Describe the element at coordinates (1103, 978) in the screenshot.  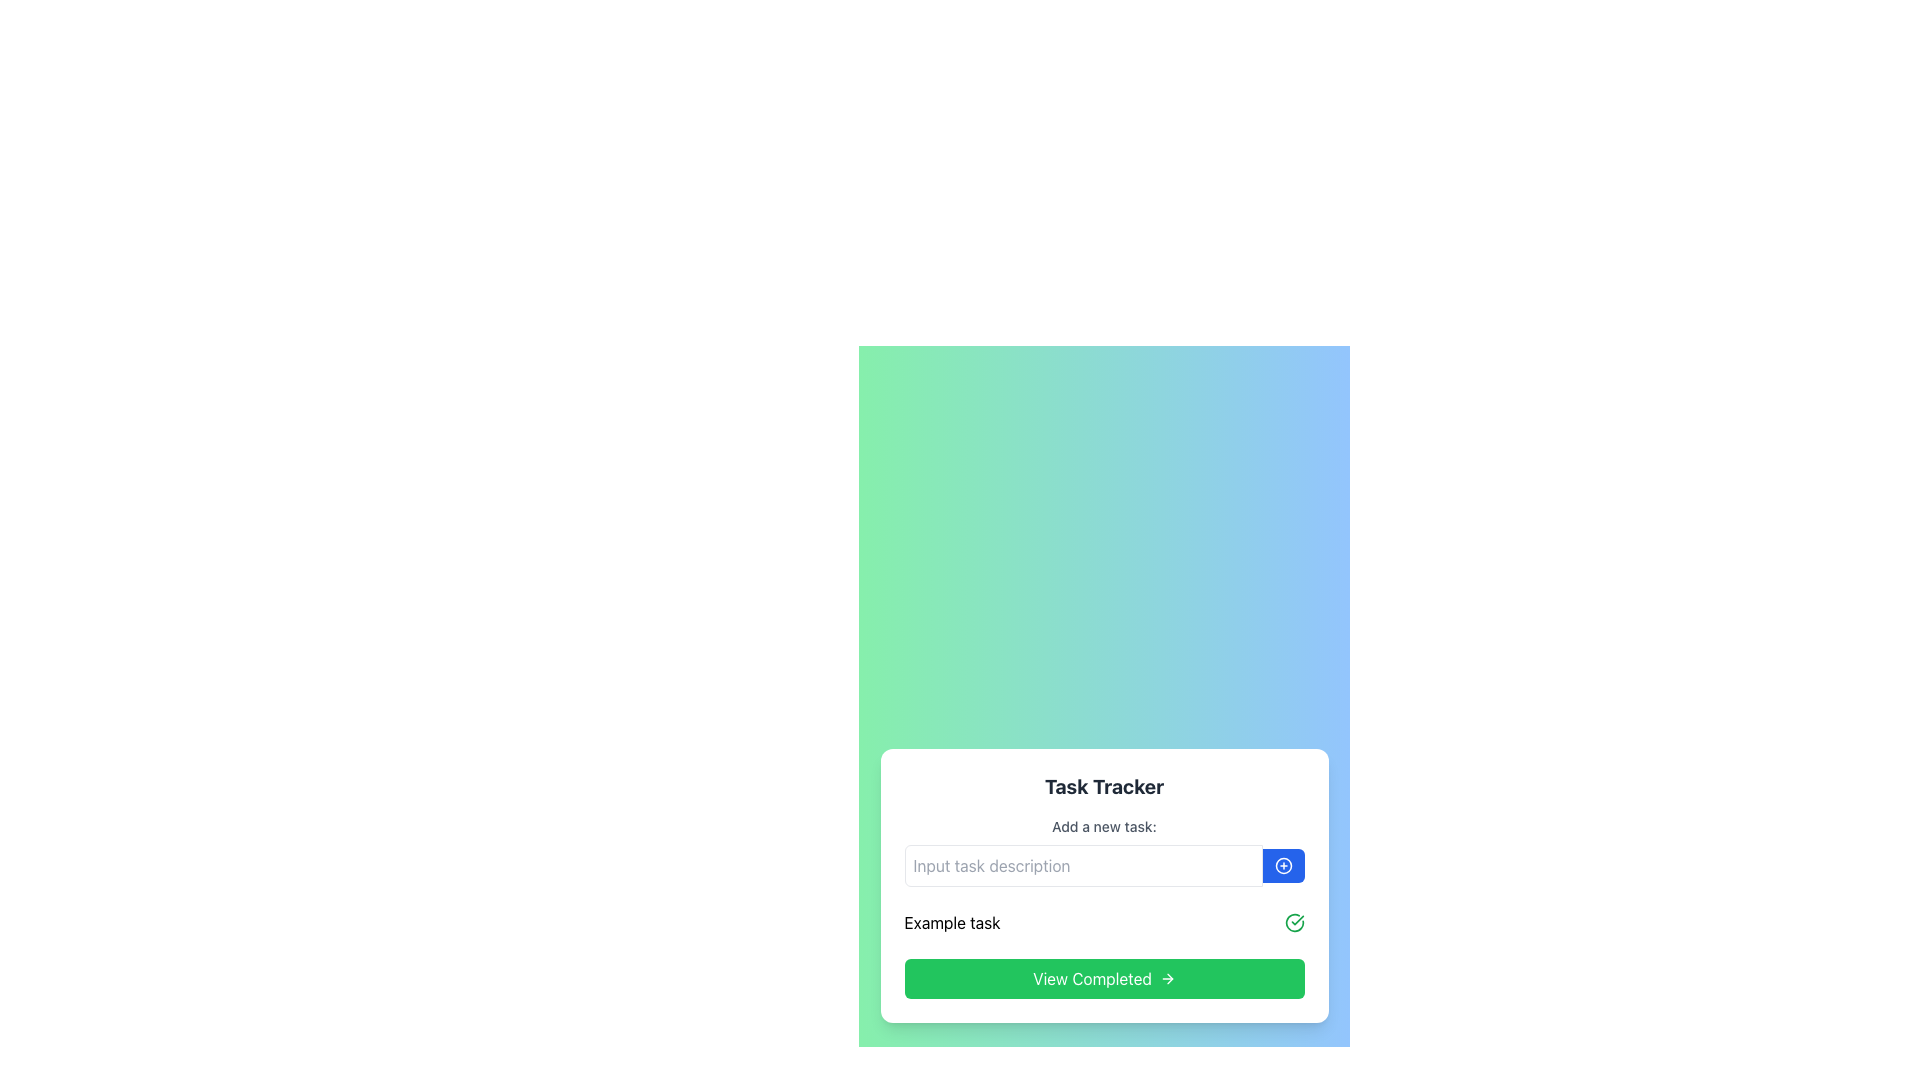
I see `the button located at the bottom of the task tracker card, directly beneath the 'Example task' text and icon` at that location.